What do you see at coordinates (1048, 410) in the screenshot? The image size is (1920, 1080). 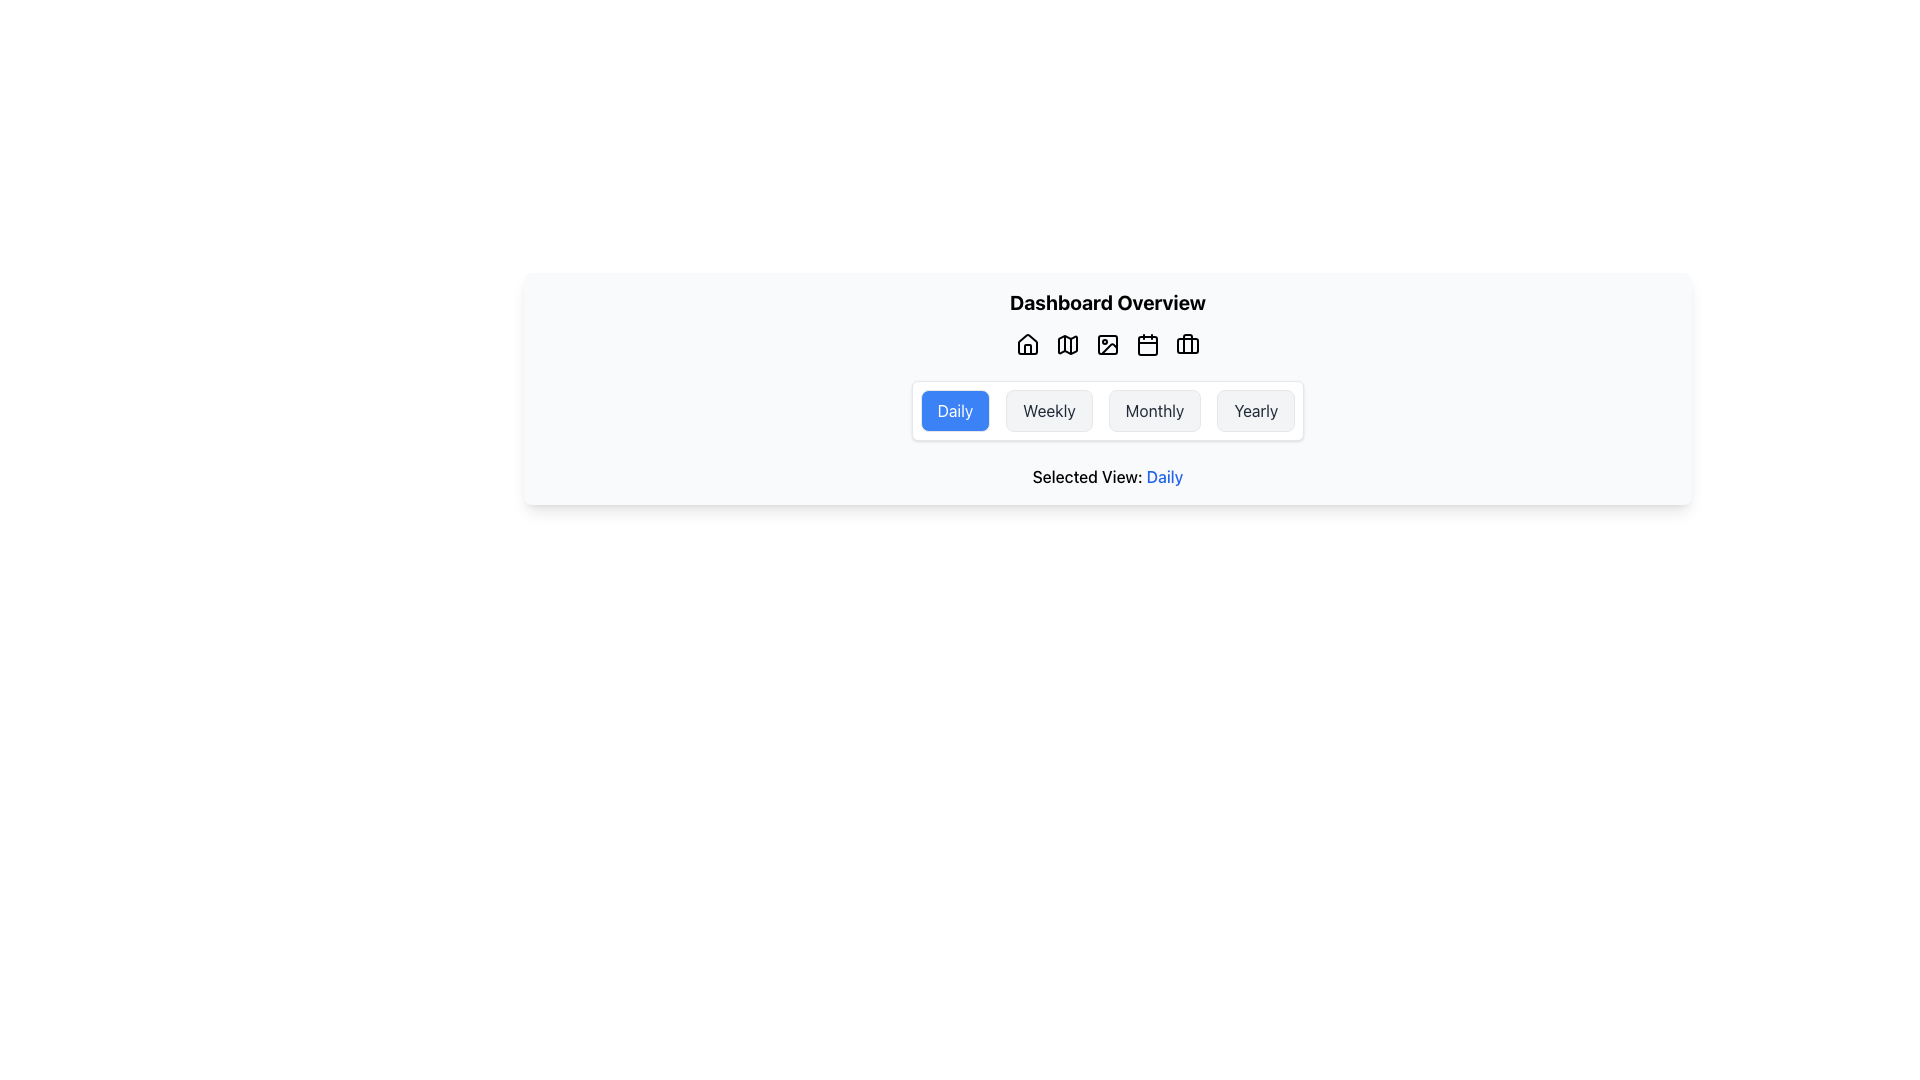 I see `the 'Weekly' button with a light gray background and dark gray text, which is the second button in the row of time period buttons under the 'Dashboard Overview' section` at bounding box center [1048, 410].